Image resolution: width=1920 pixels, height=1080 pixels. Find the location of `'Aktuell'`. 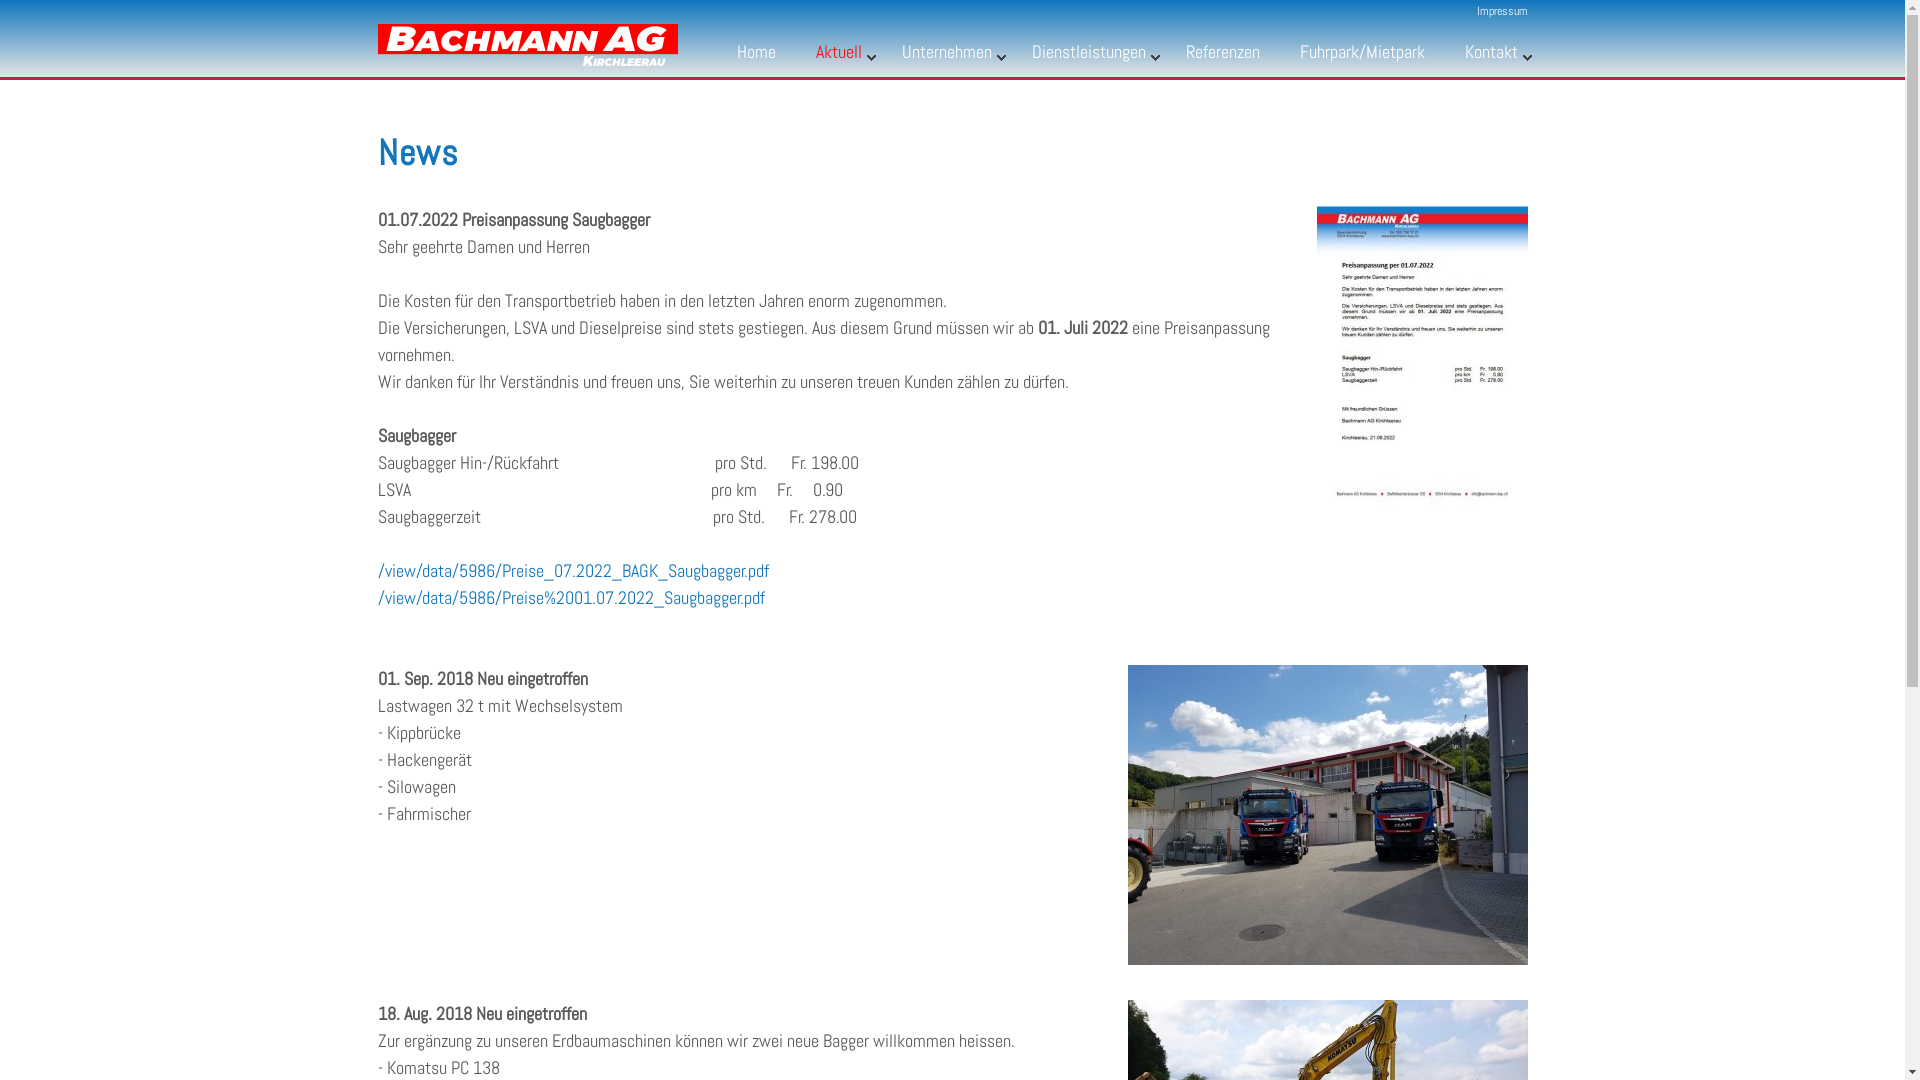

'Aktuell' is located at coordinates (839, 56).